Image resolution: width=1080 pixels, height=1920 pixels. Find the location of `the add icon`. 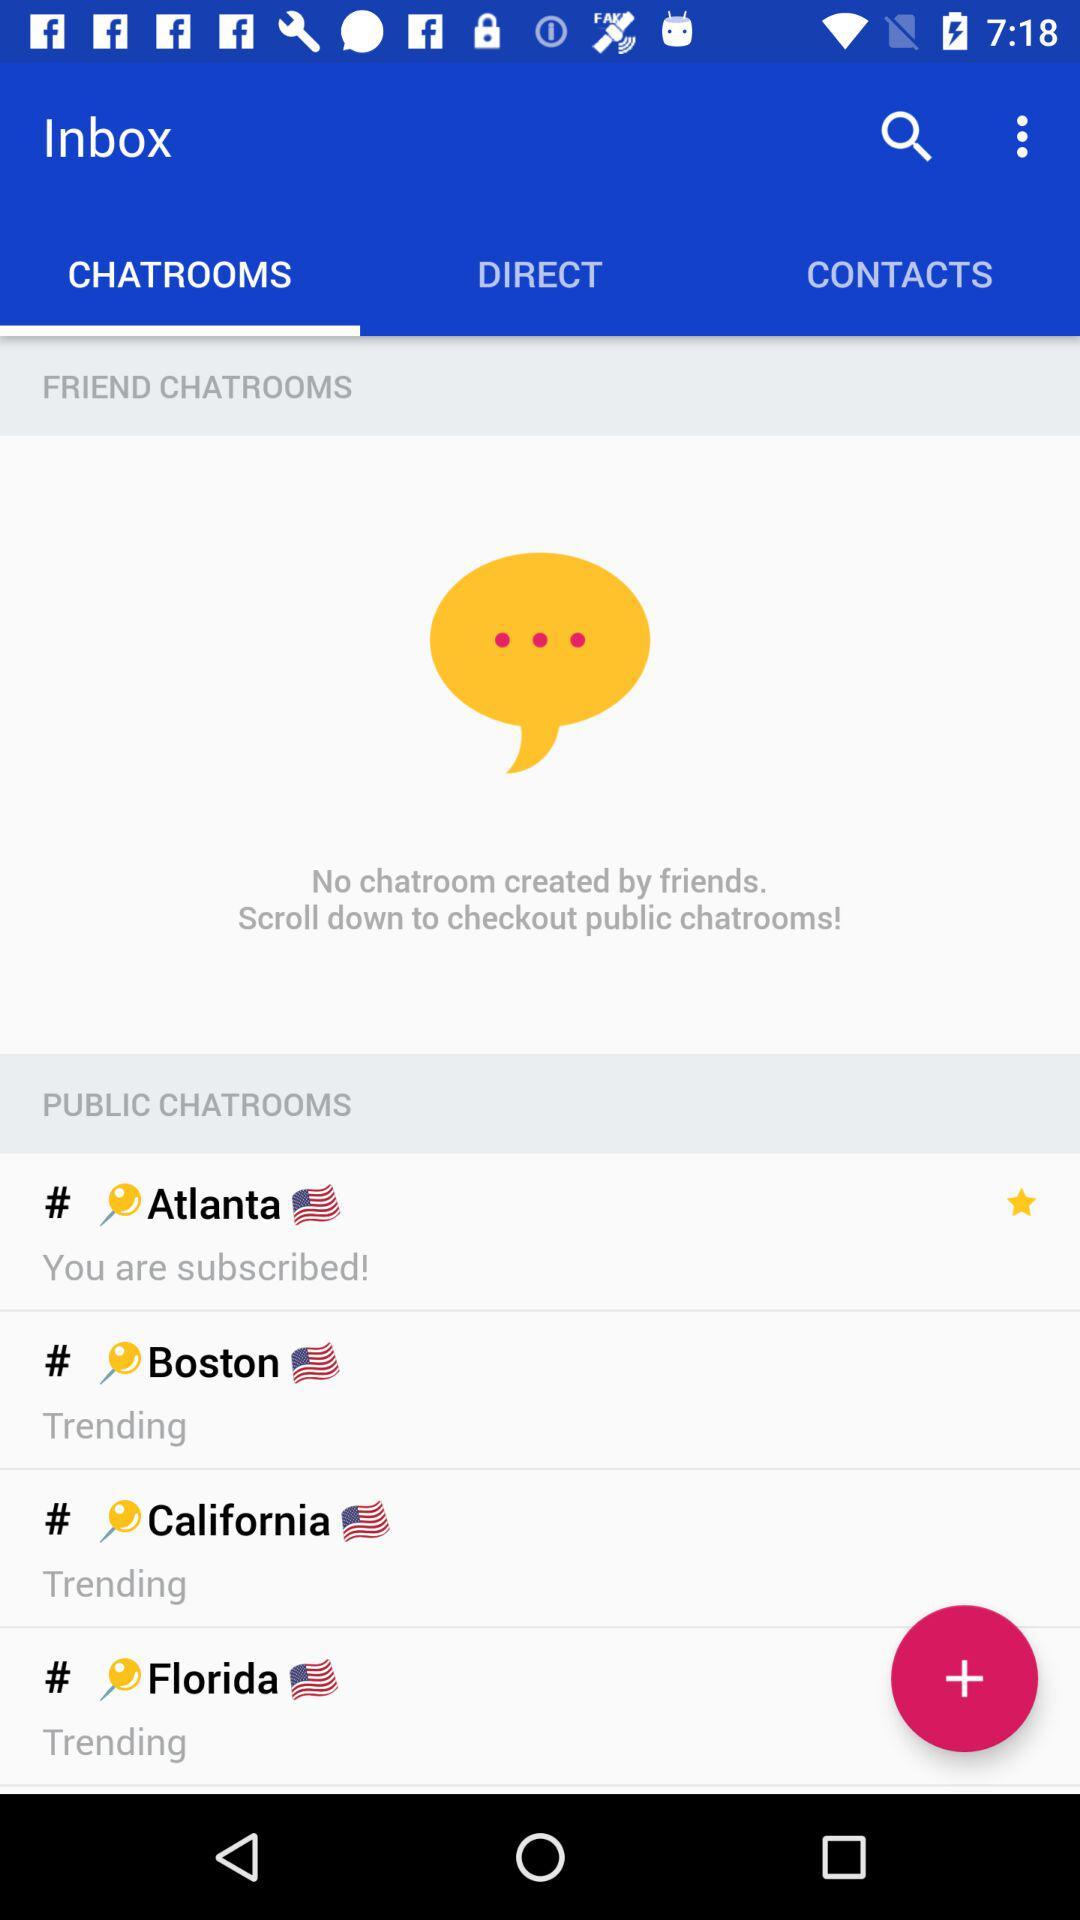

the add icon is located at coordinates (963, 1678).